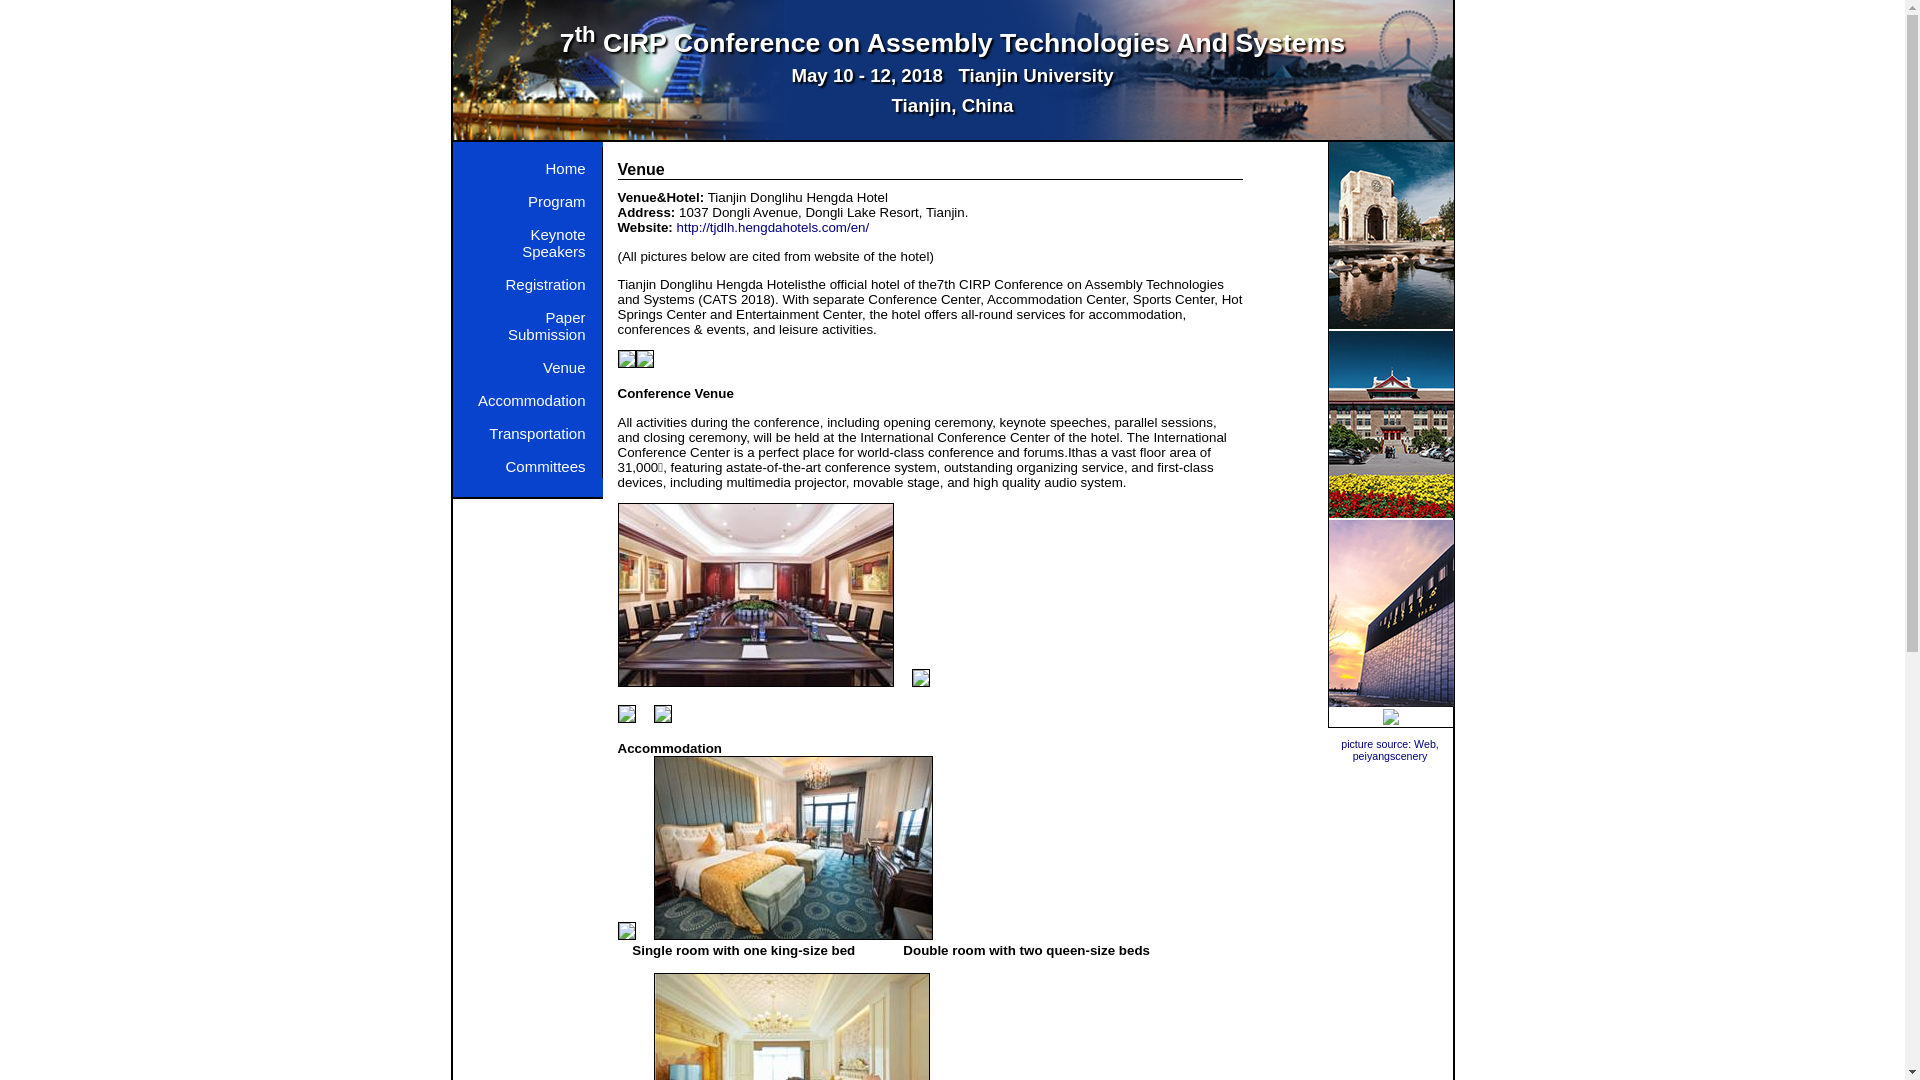 The image size is (1920, 1080). I want to click on 'http://tjdlh.hengdahotels.com/en/', so click(772, 226).